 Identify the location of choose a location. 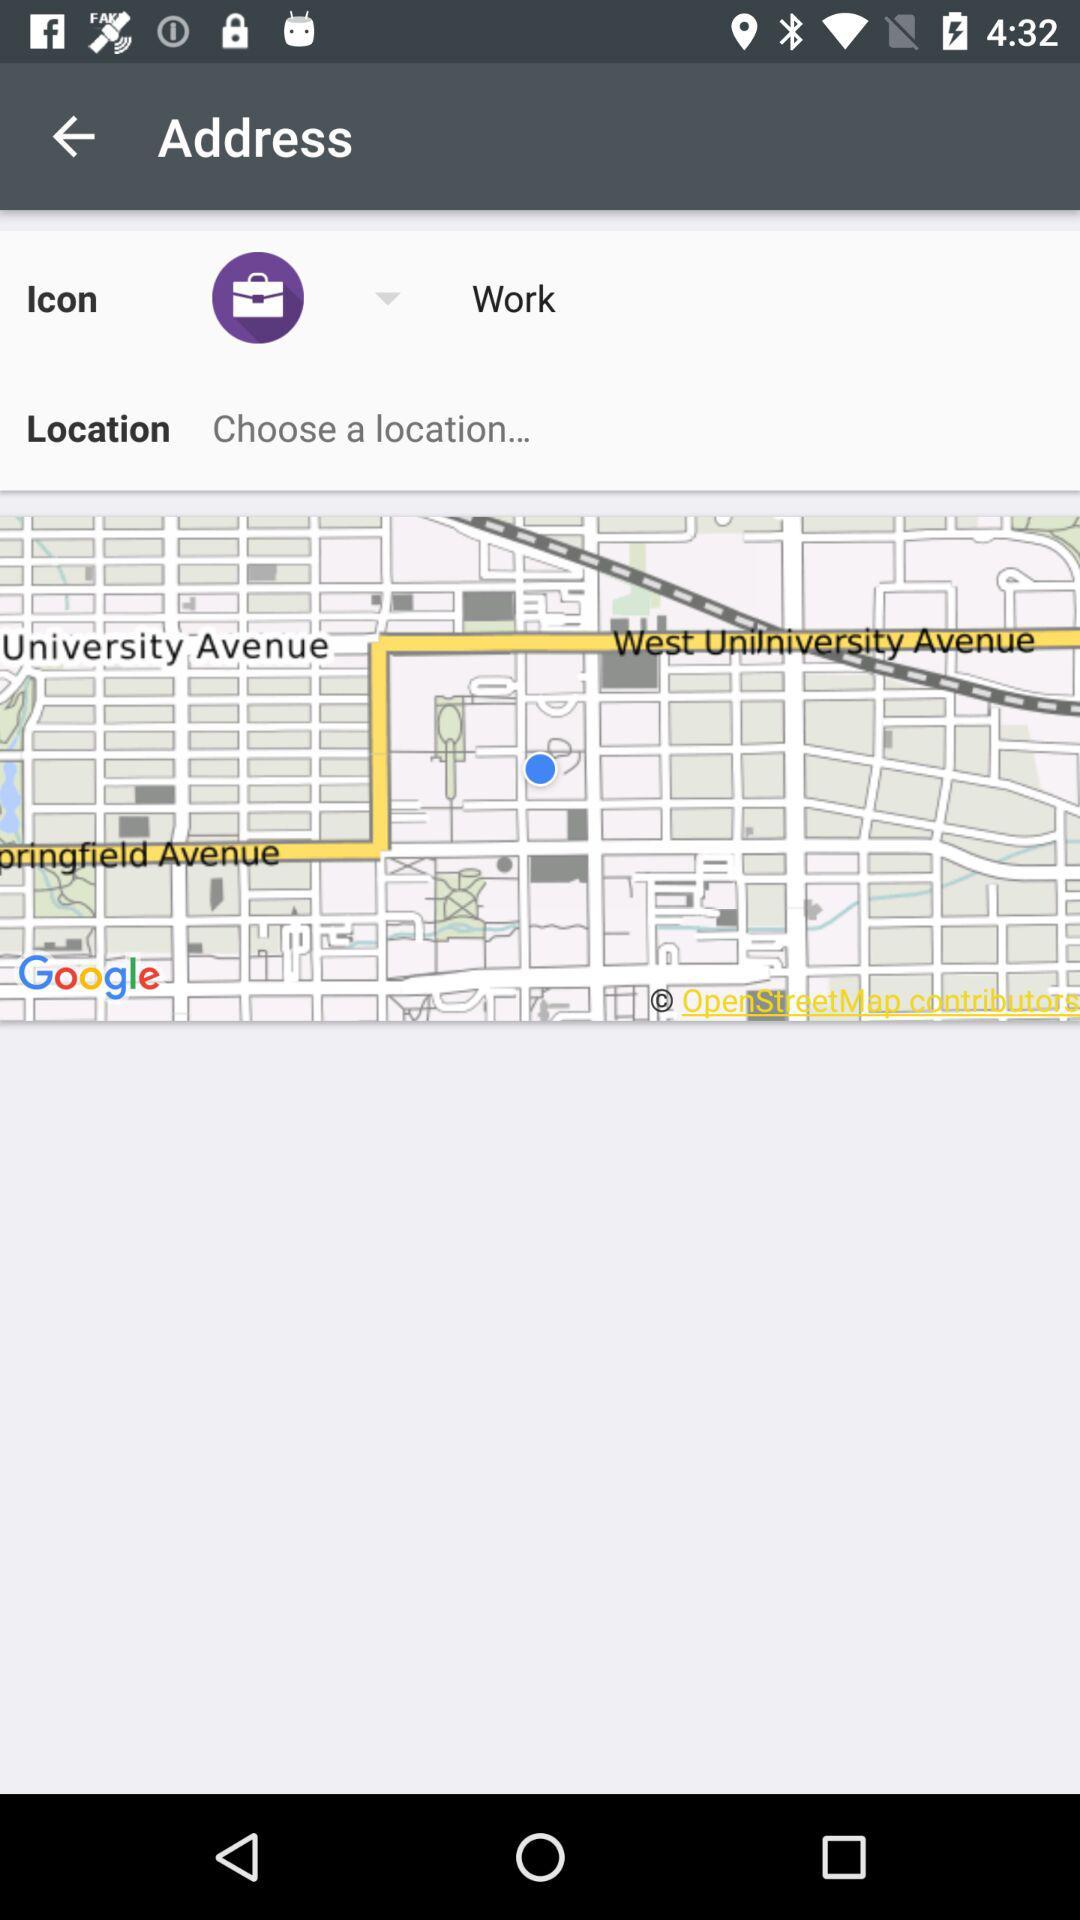
(621, 426).